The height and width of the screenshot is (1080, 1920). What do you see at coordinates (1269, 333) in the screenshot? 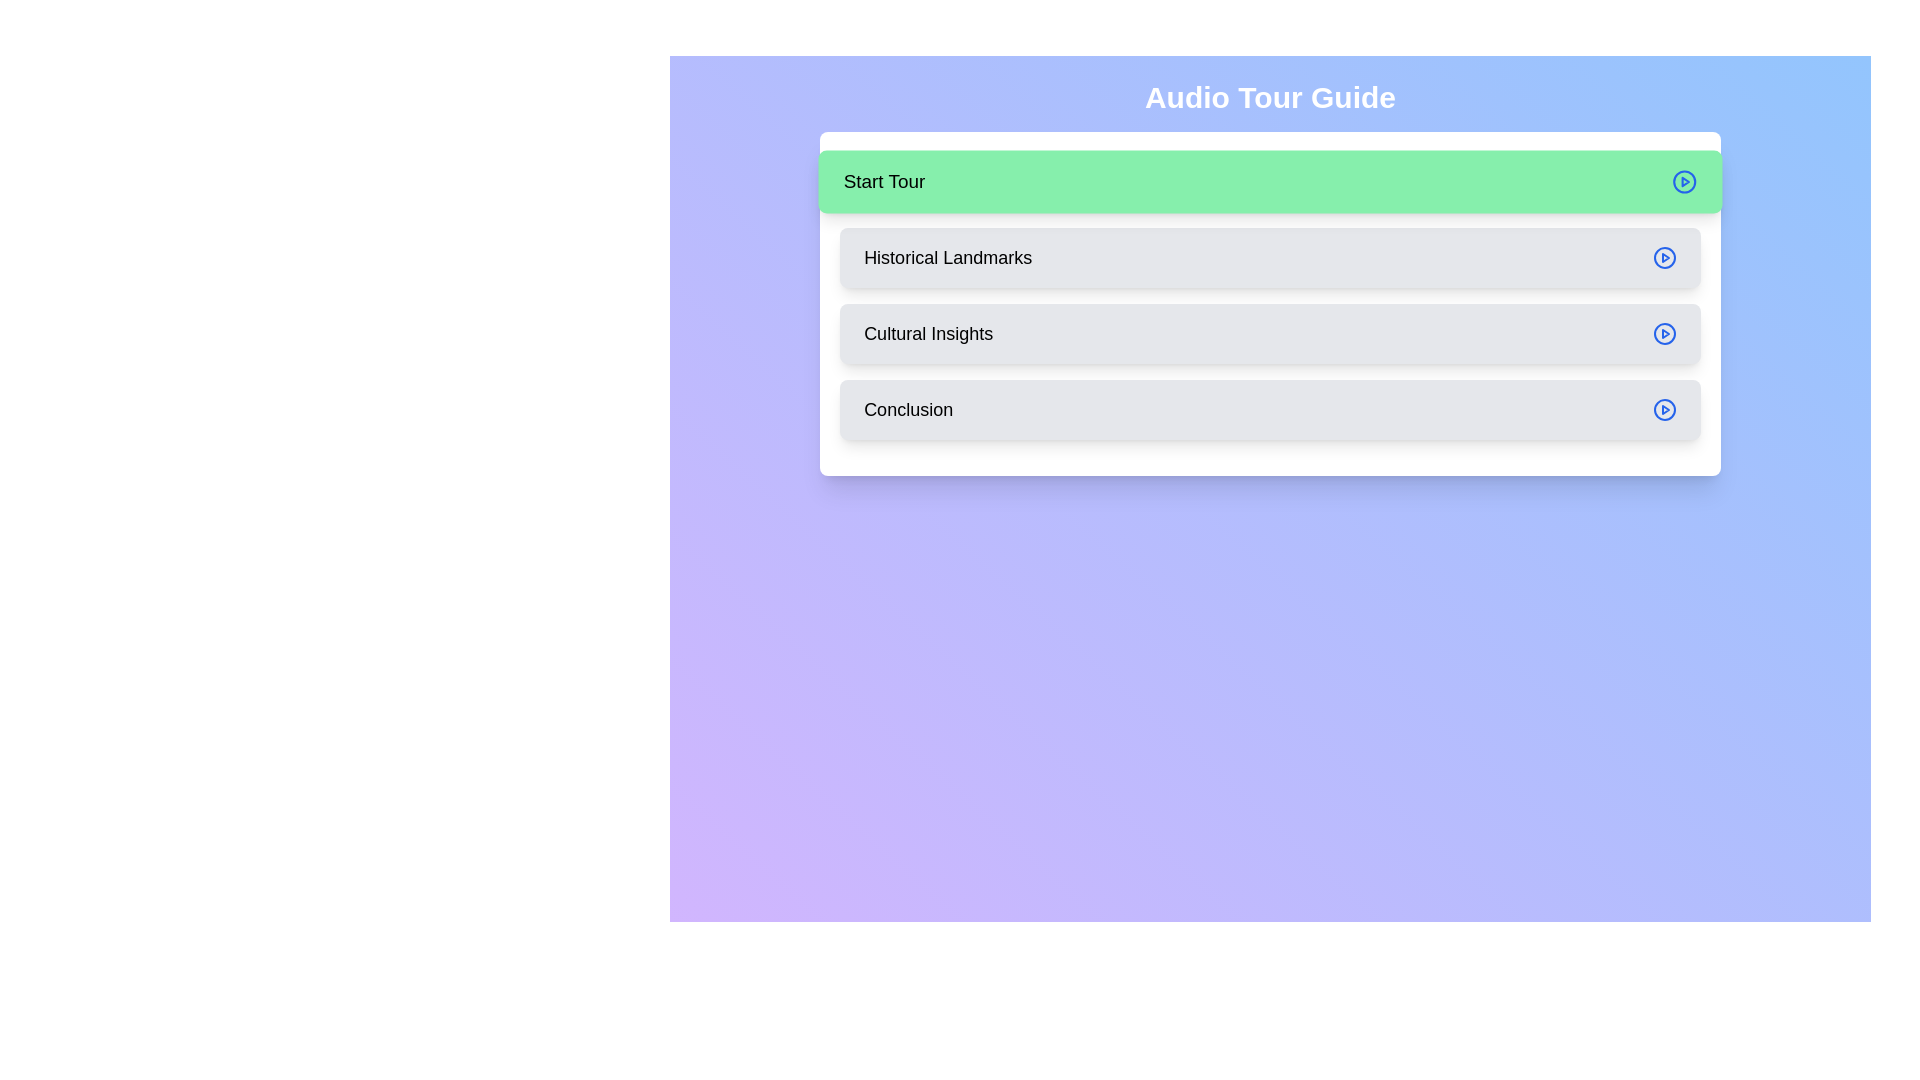
I see `the Cultural Insights step in the audio tour` at bounding box center [1269, 333].